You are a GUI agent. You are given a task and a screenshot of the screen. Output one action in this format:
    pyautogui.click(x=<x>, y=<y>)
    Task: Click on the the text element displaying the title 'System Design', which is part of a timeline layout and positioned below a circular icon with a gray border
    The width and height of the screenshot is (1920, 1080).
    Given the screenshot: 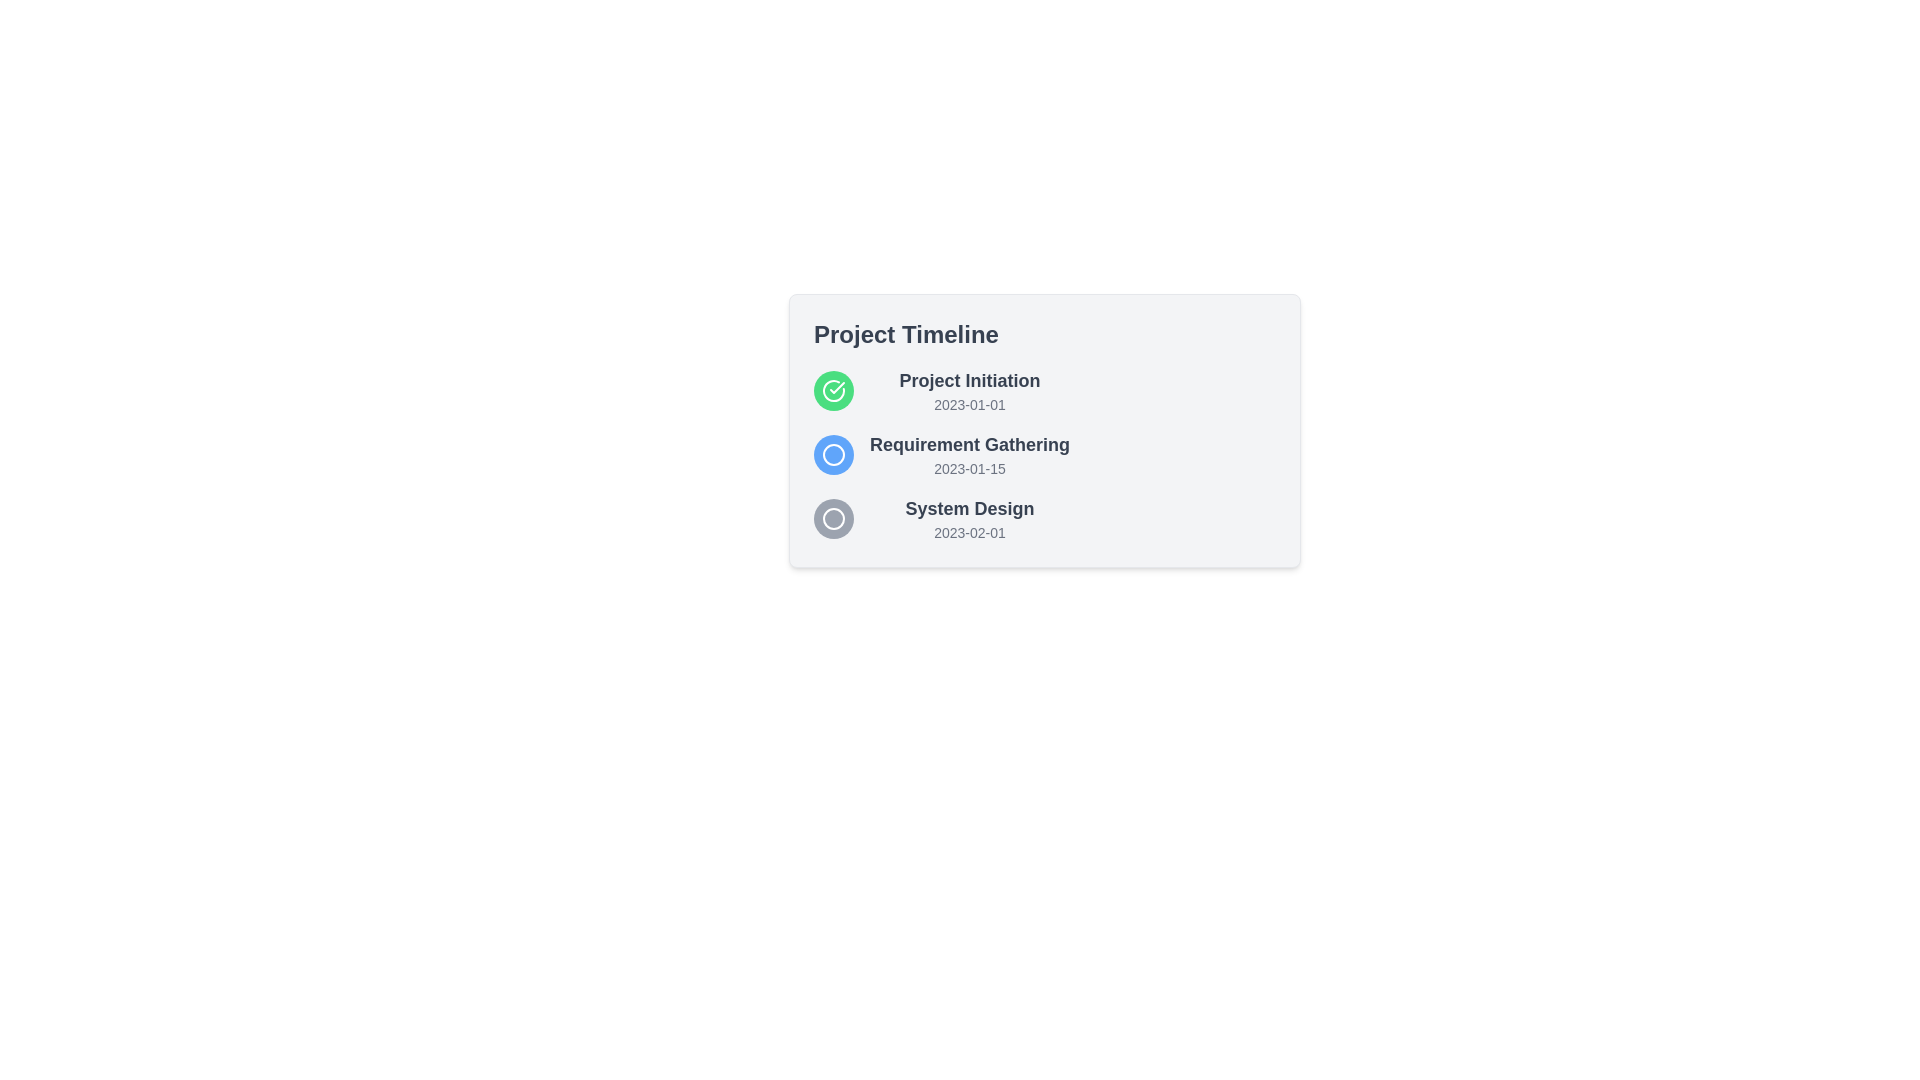 What is the action you would take?
    pyautogui.click(x=969, y=508)
    